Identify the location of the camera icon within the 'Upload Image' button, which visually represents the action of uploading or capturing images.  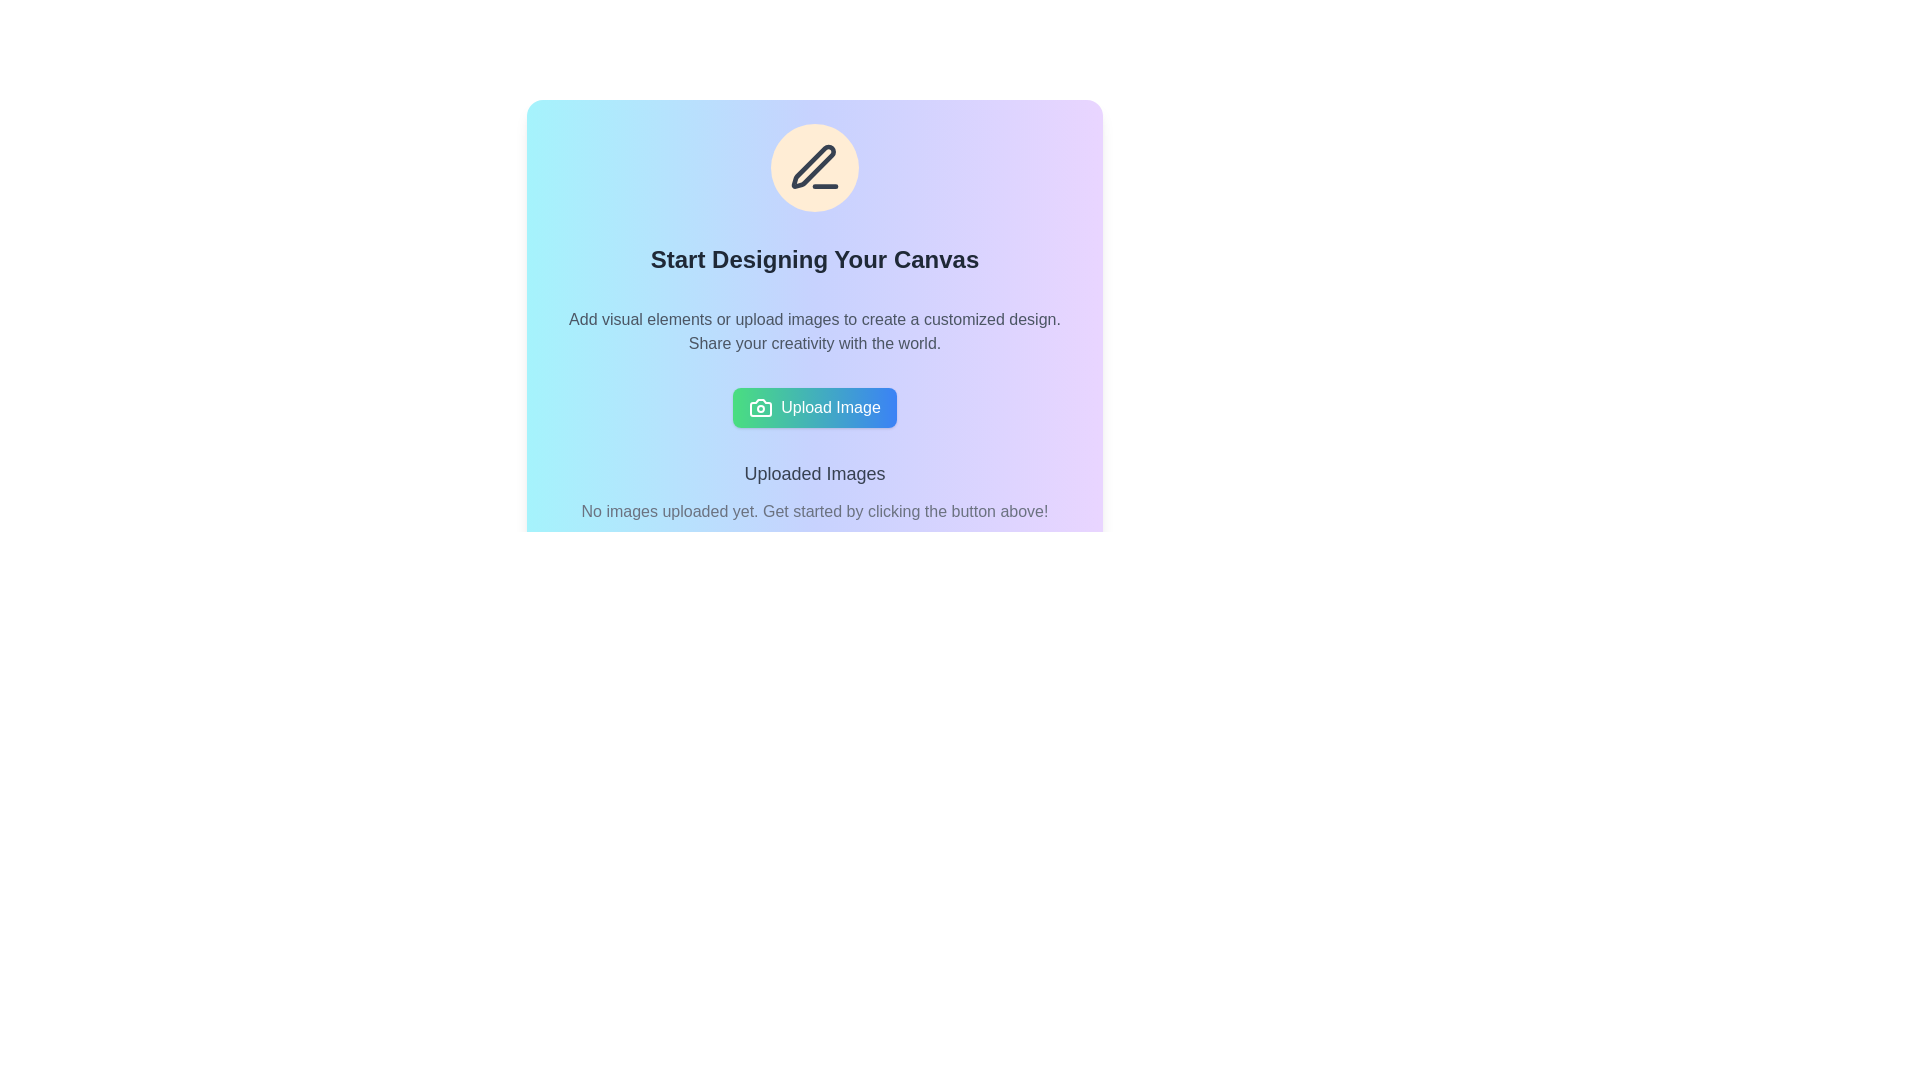
(760, 407).